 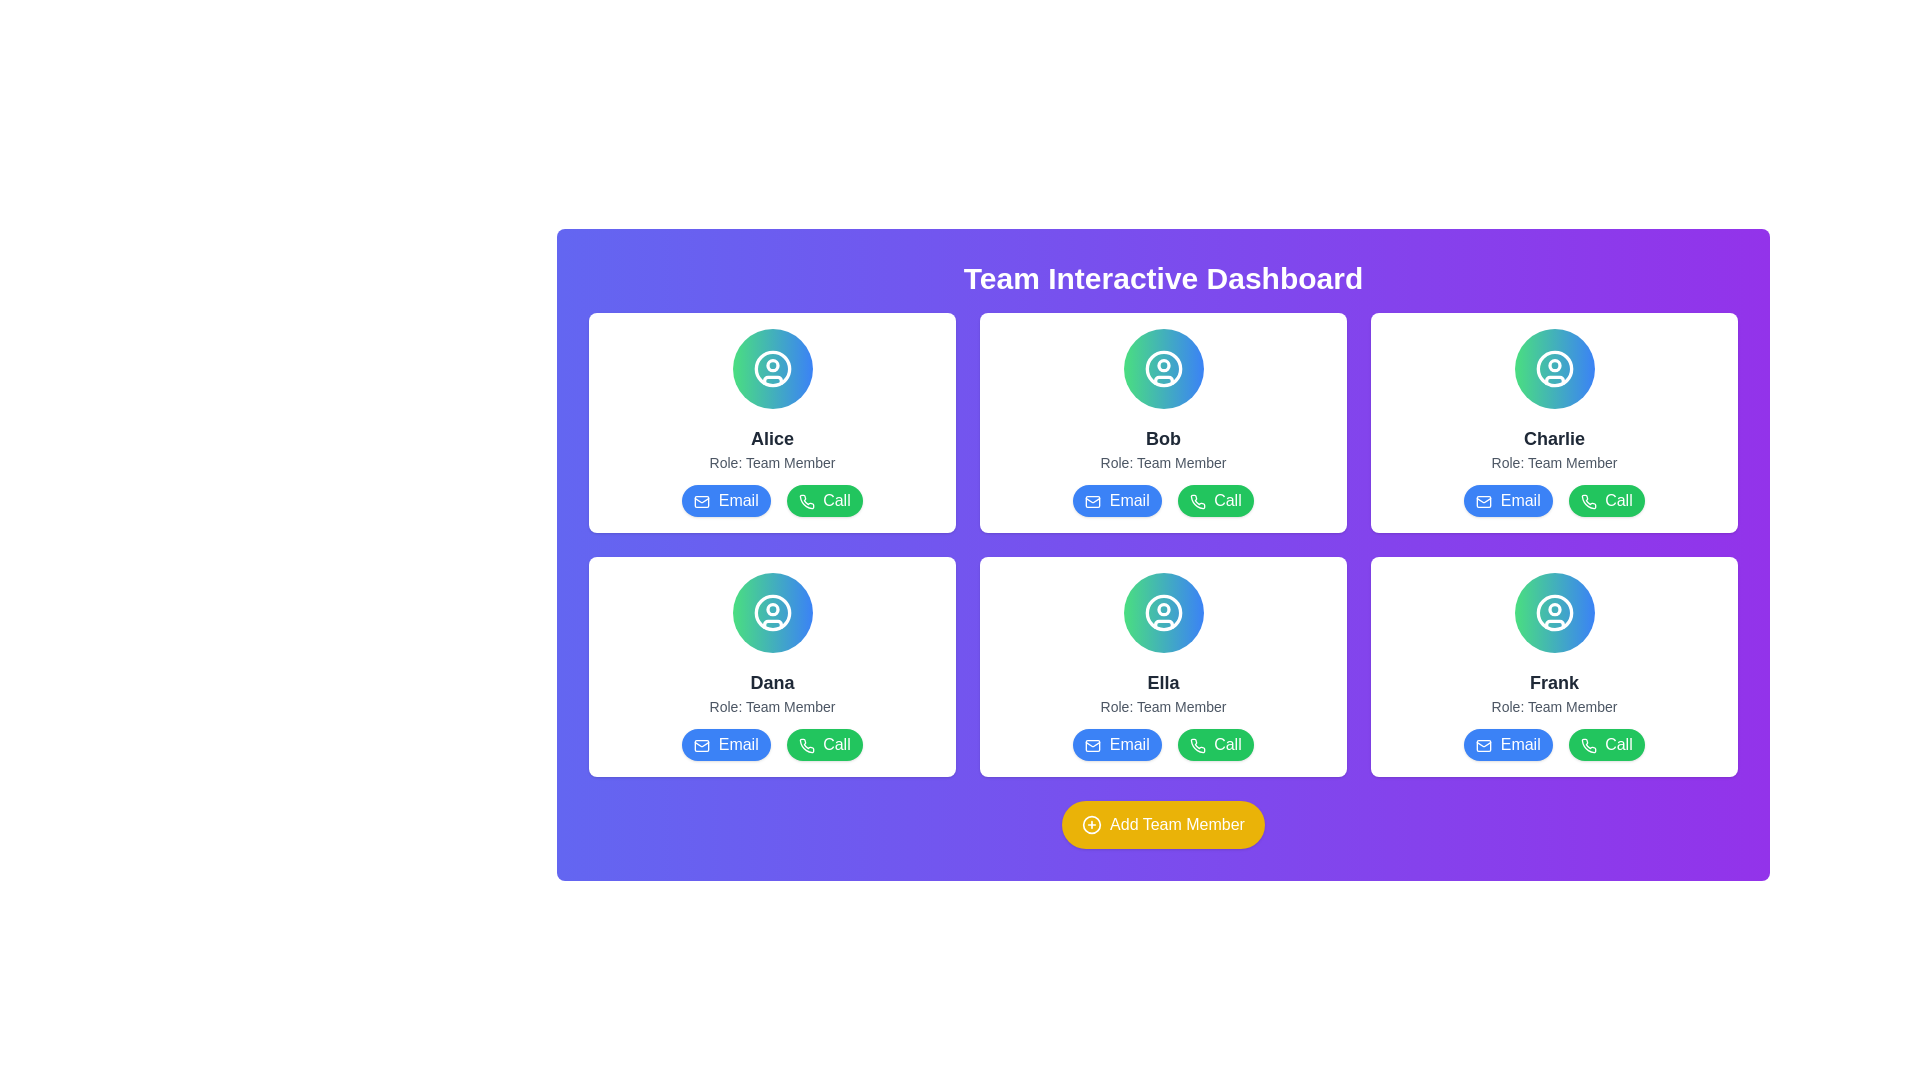 What do you see at coordinates (771, 705) in the screenshot?
I see `the 'Team Member' text label in Dana's profile card, located in the second row, middle column of the grid structure` at bounding box center [771, 705].